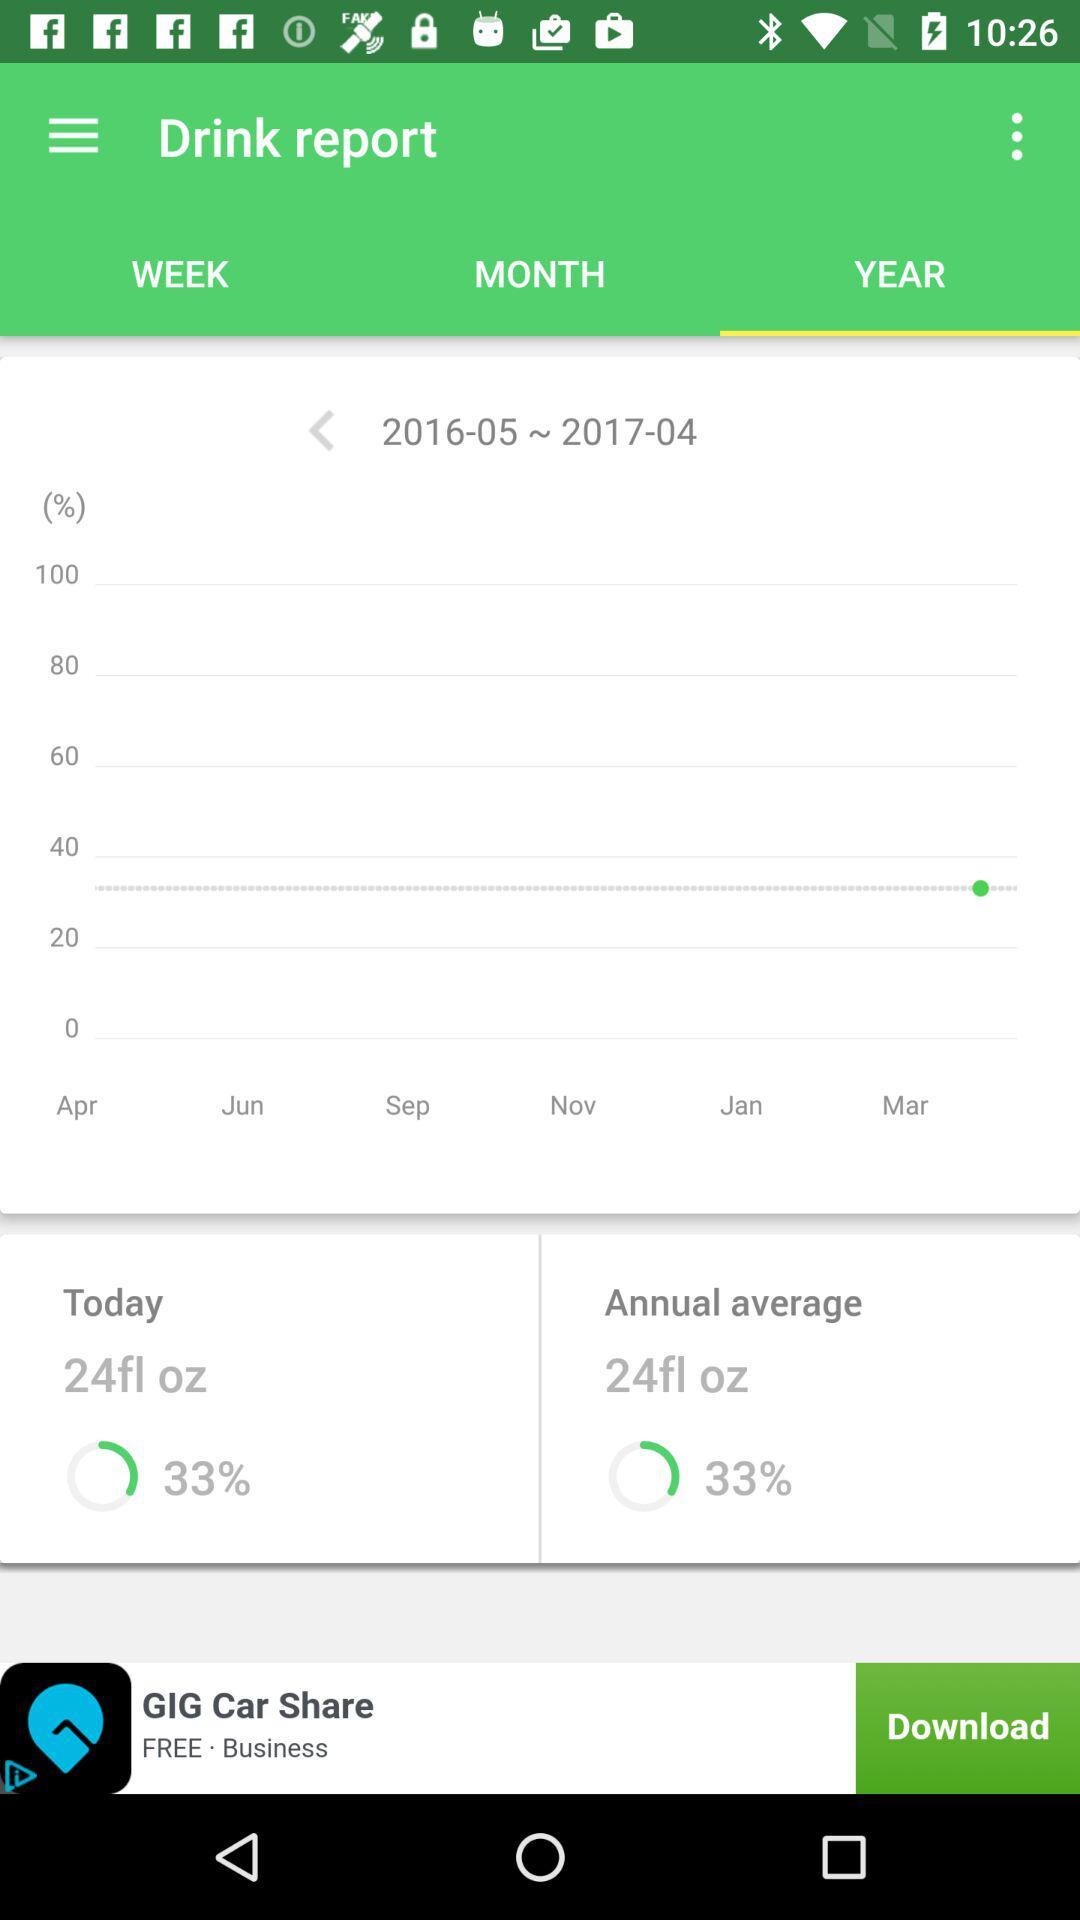  I want to click on open up menu, so click(1017, 135).